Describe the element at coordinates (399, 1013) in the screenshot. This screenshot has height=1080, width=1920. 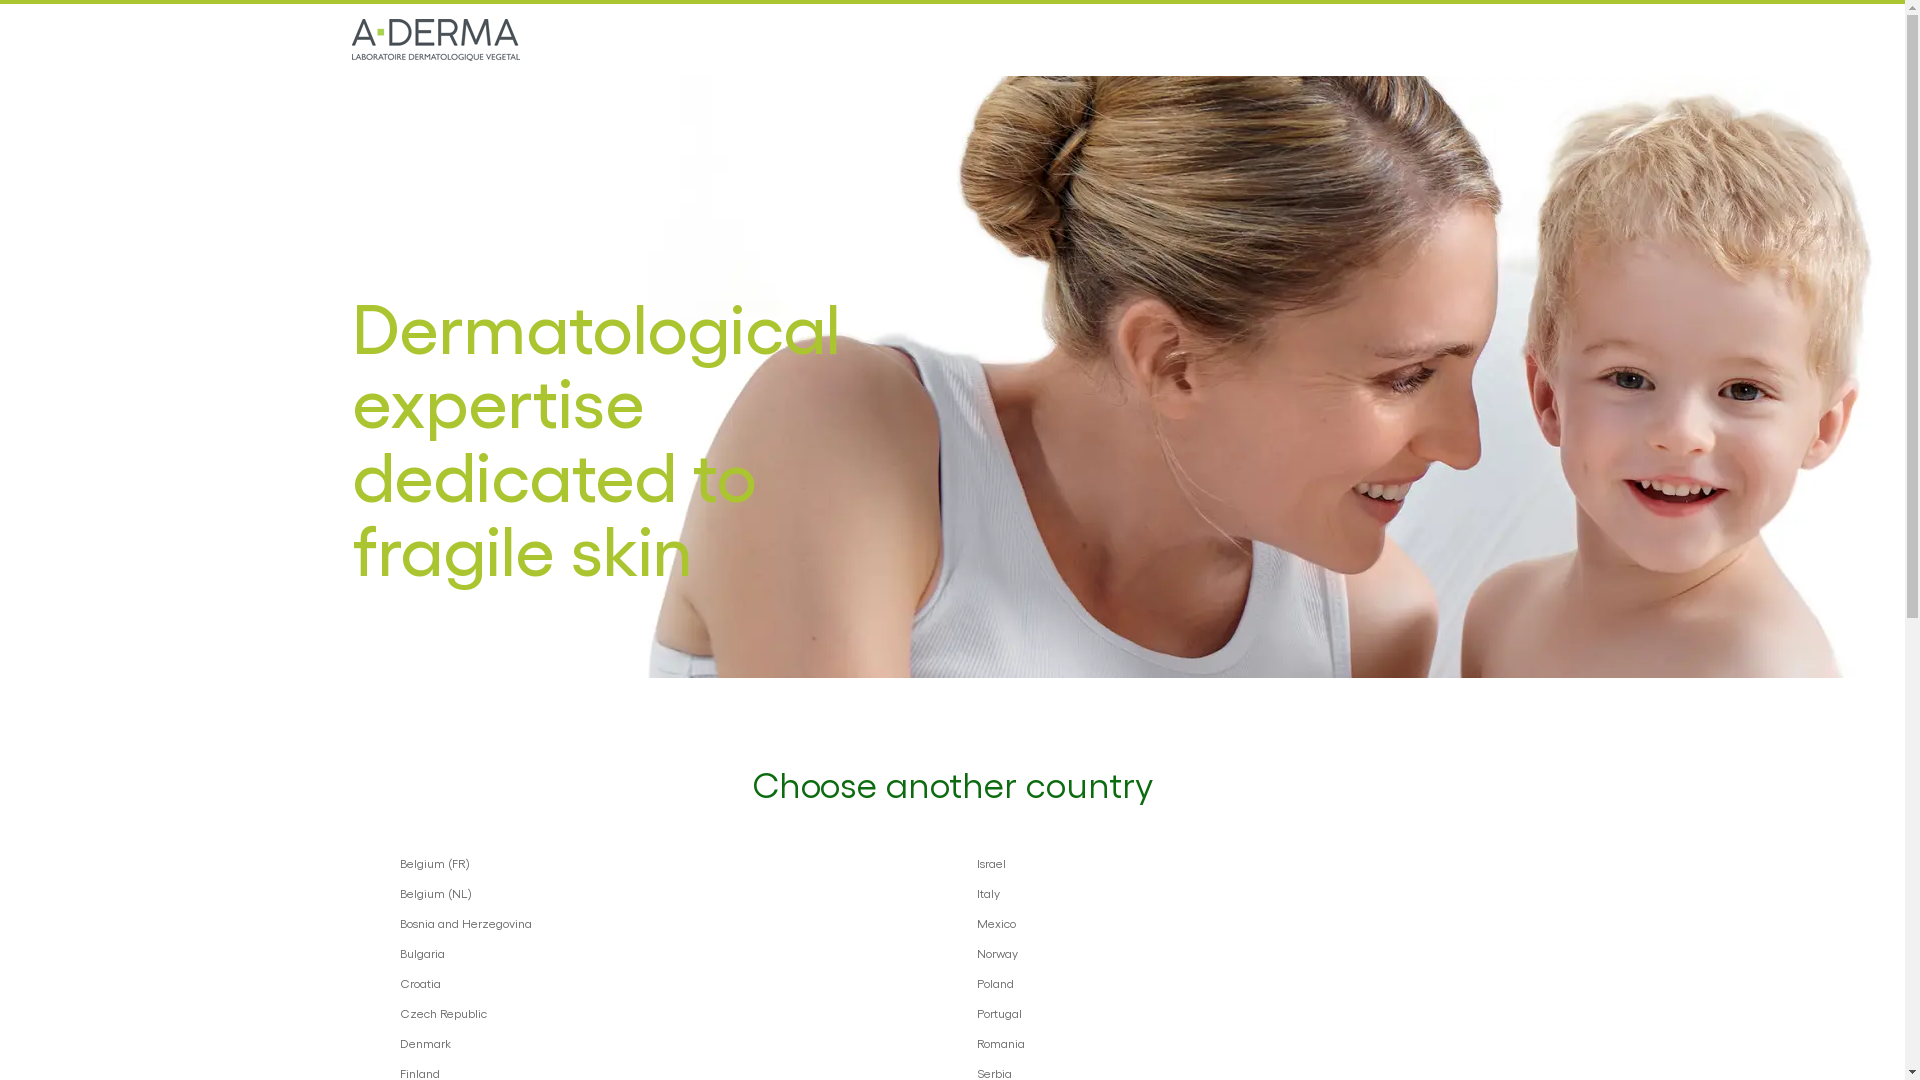
I see `'Czech Republic'` at that location.